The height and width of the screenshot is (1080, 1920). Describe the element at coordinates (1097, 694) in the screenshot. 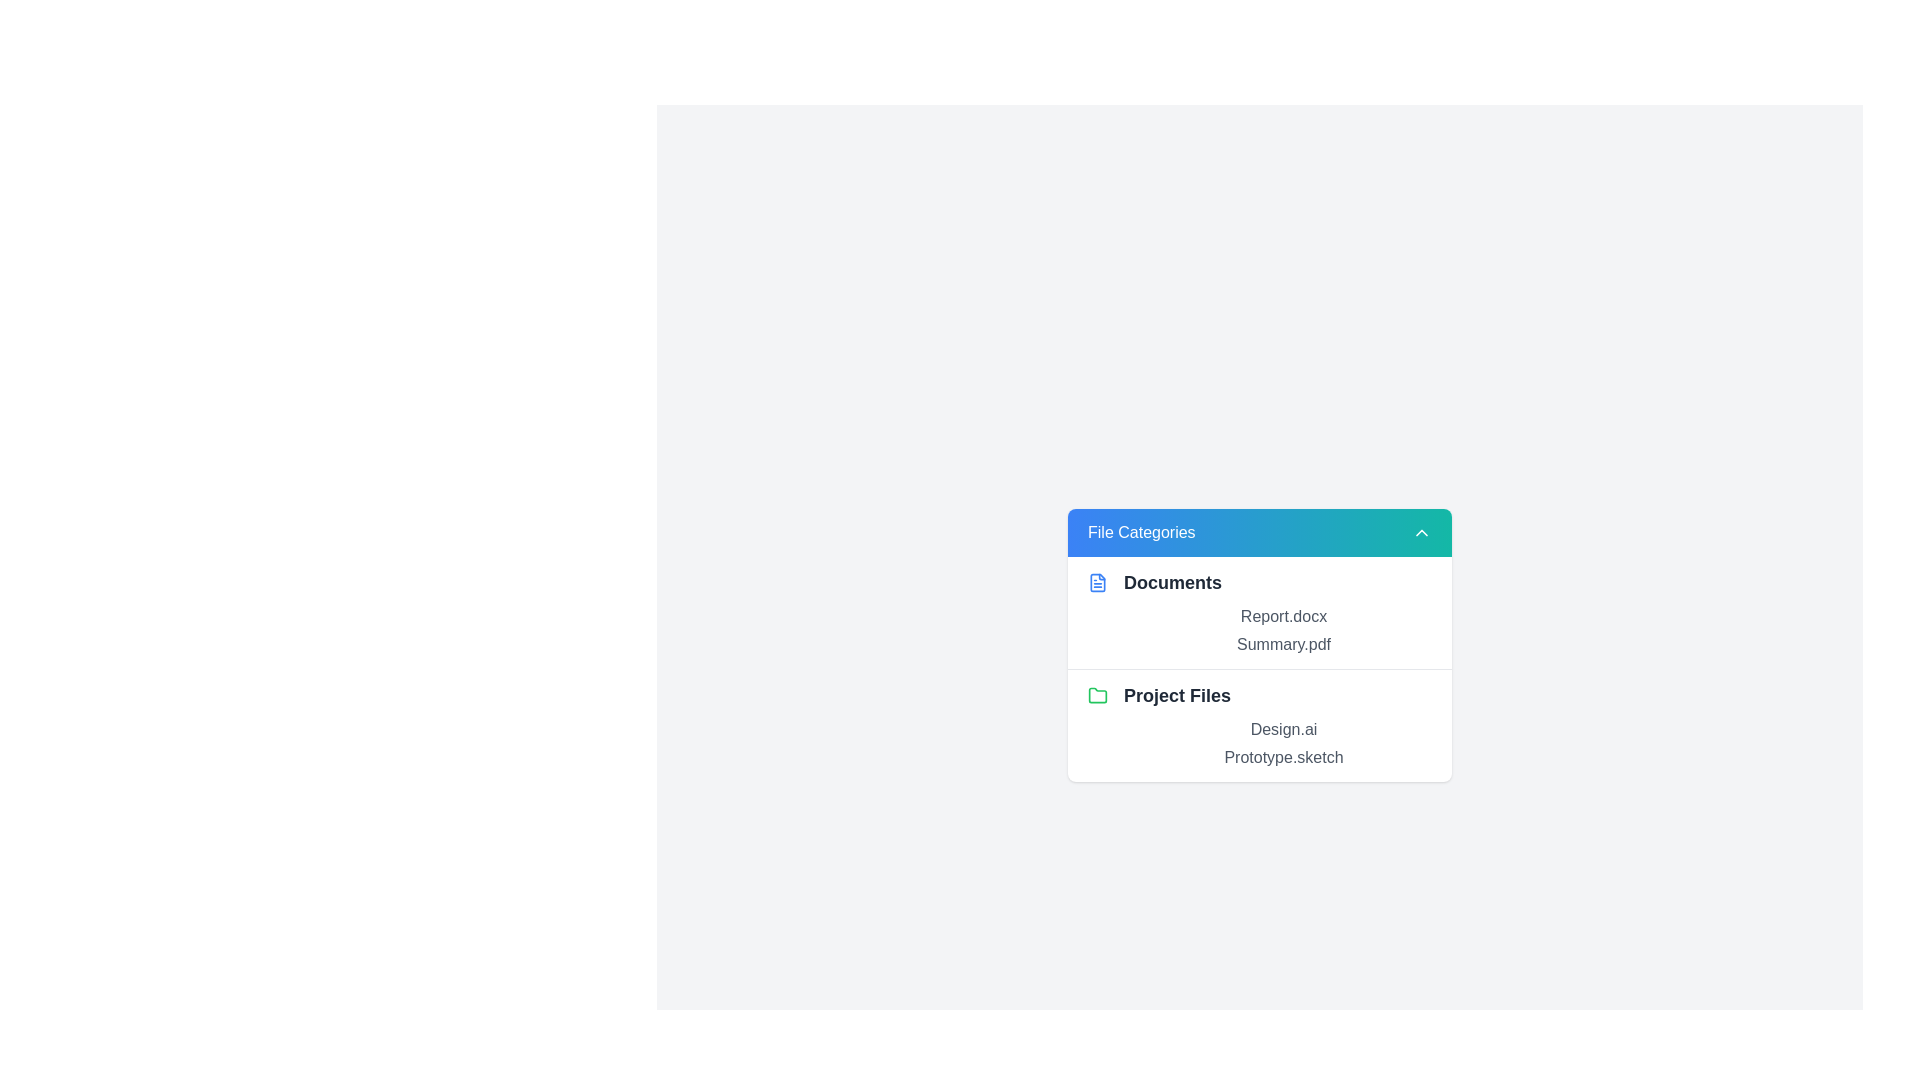

I see `the green folder SVG icon located next to the 'Project Files' text in the UI` at that location.